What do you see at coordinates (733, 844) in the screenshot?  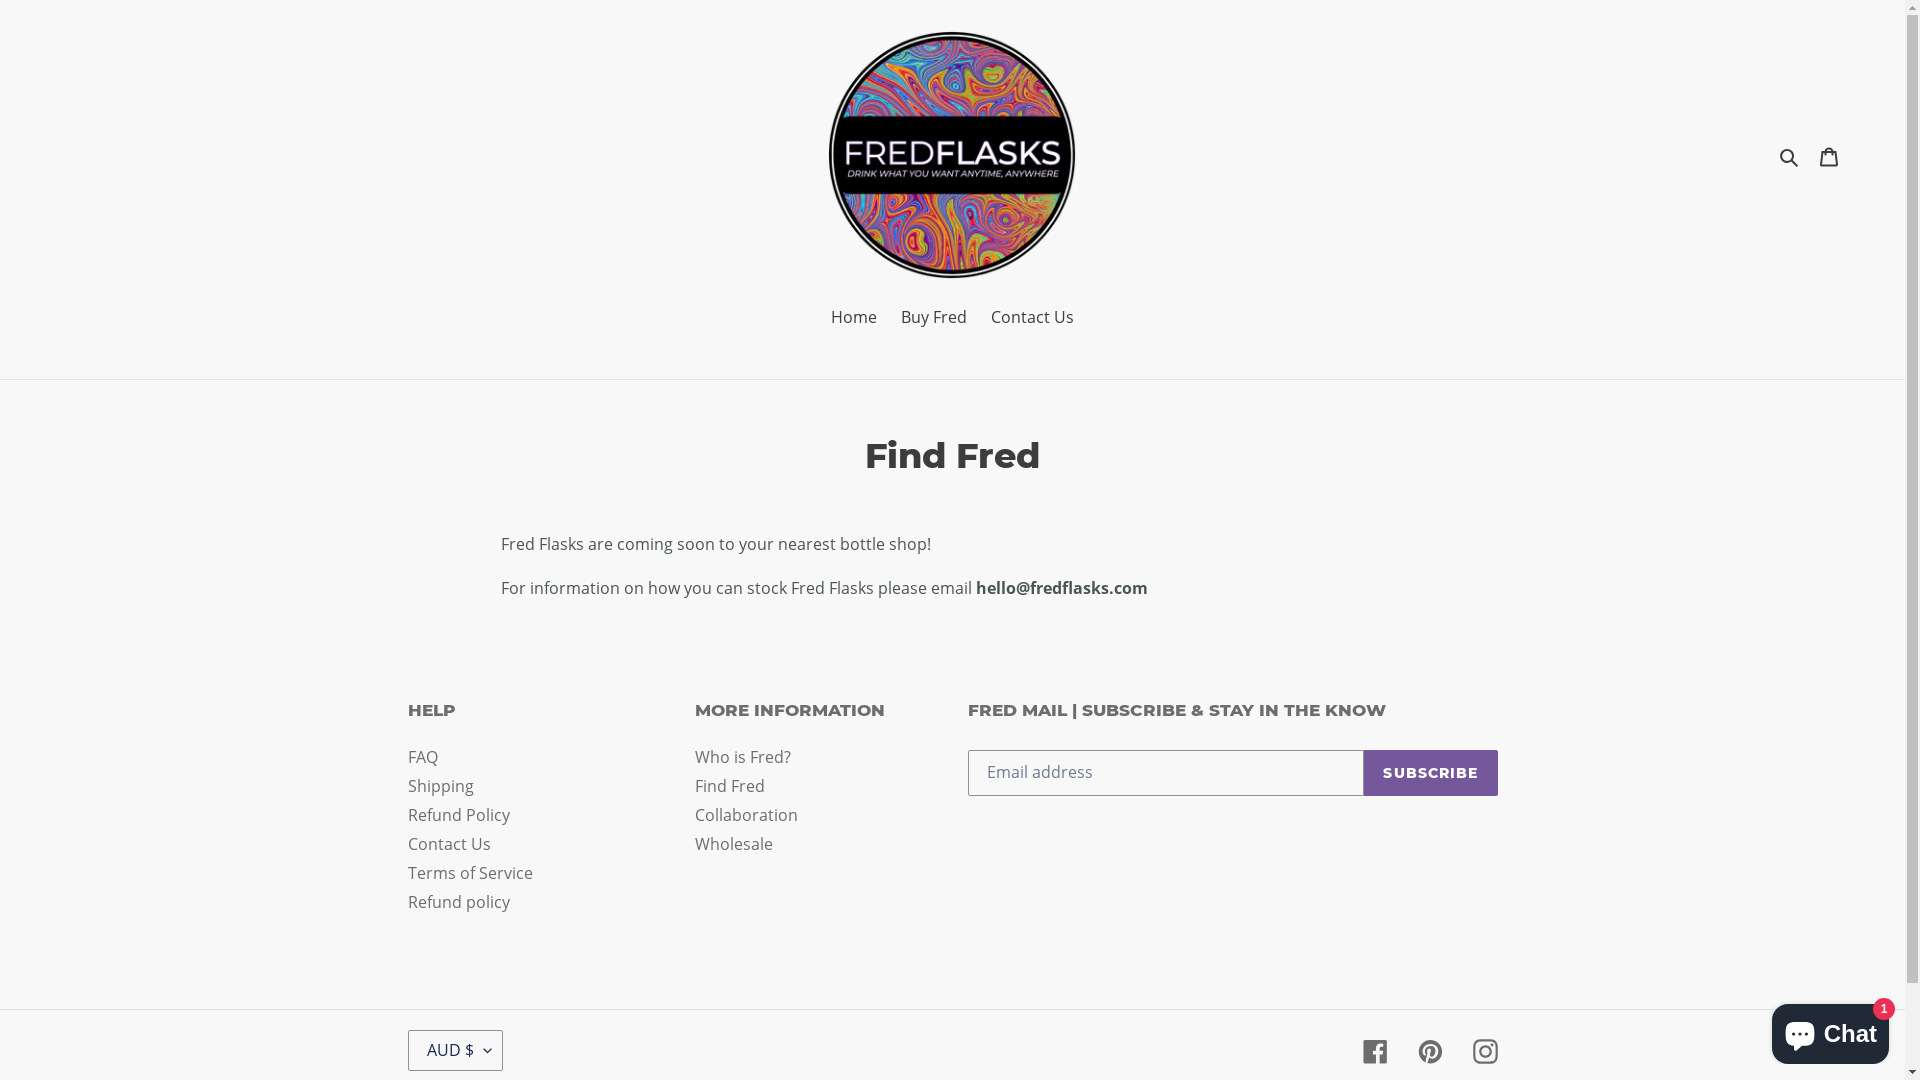 I see `'Wholesale'` at bounding box center [733, 844].